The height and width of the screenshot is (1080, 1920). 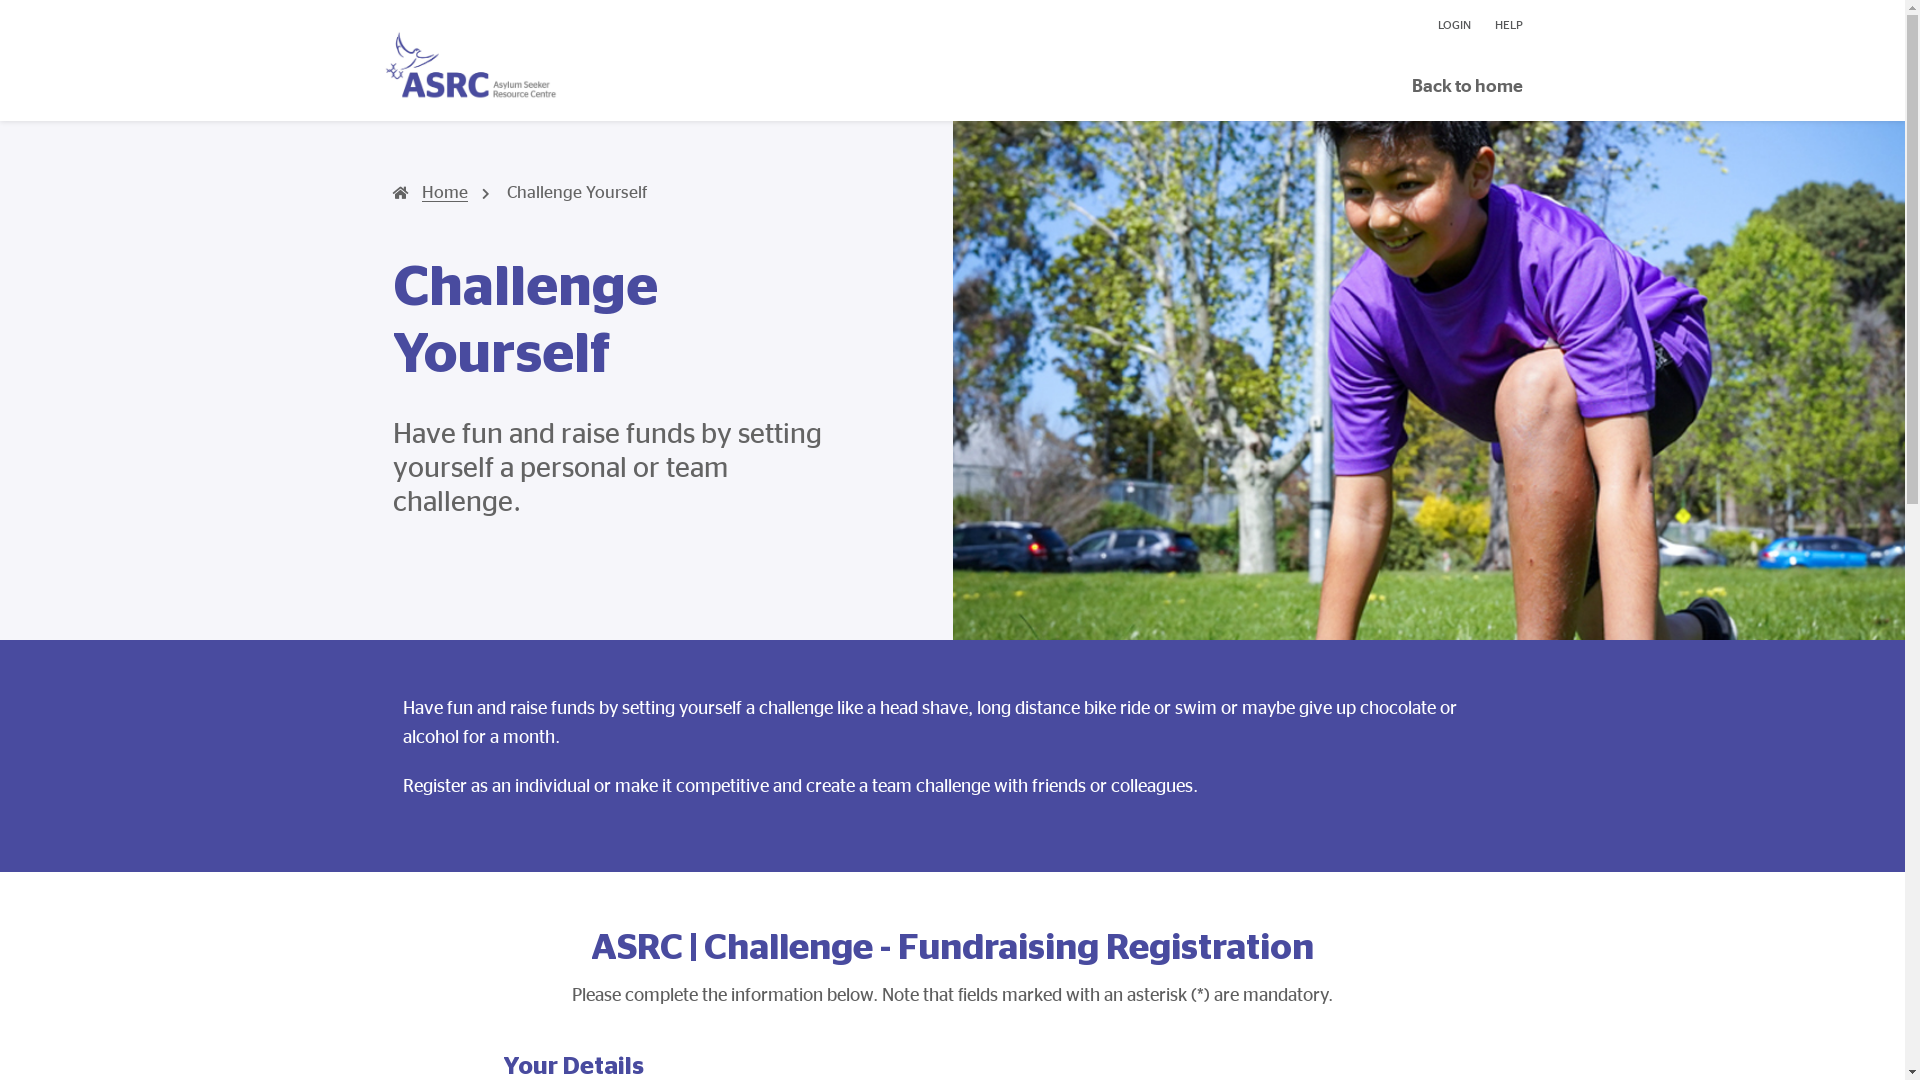 What do you see at coordinates (1454, 24) in the screenshot?
I see `'LOGIN'` at bounding box center [1454, 24].